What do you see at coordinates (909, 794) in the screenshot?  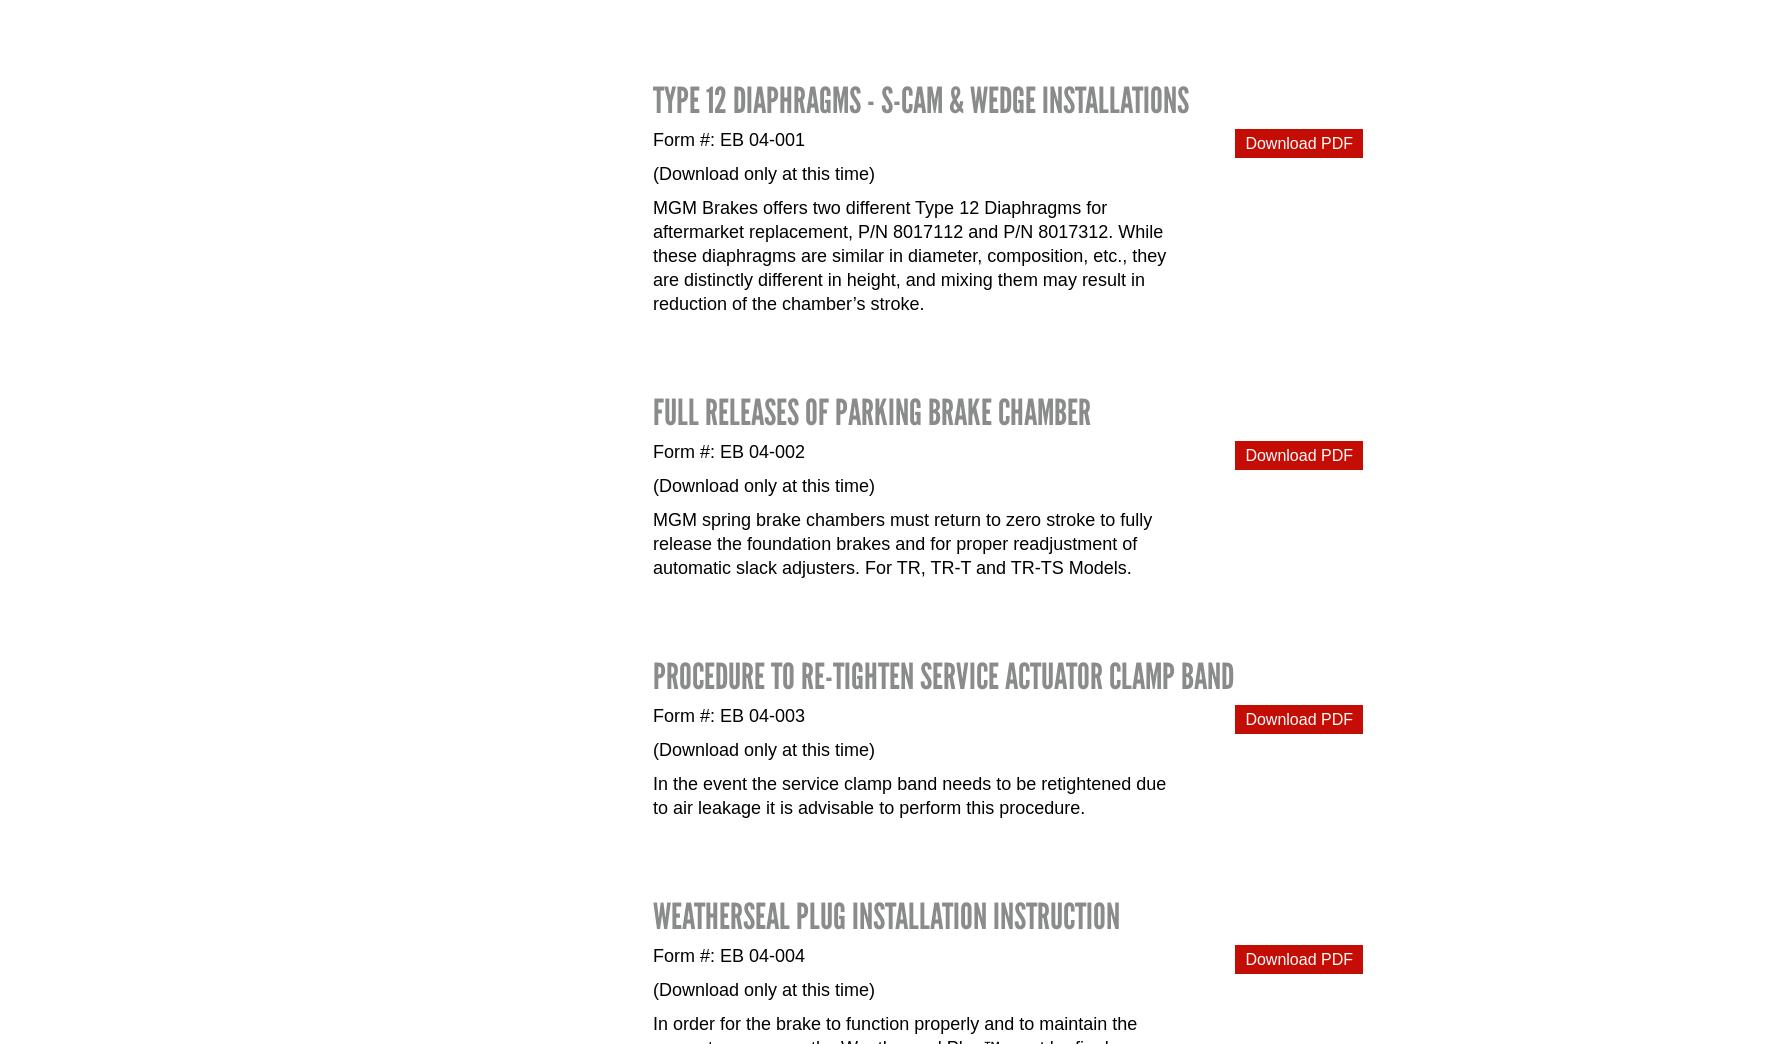 I see `'In the event the service clamp band needs to be retightened due to air leakage it is advisable to perform this procedure.'` at bounding box center [909, 794].